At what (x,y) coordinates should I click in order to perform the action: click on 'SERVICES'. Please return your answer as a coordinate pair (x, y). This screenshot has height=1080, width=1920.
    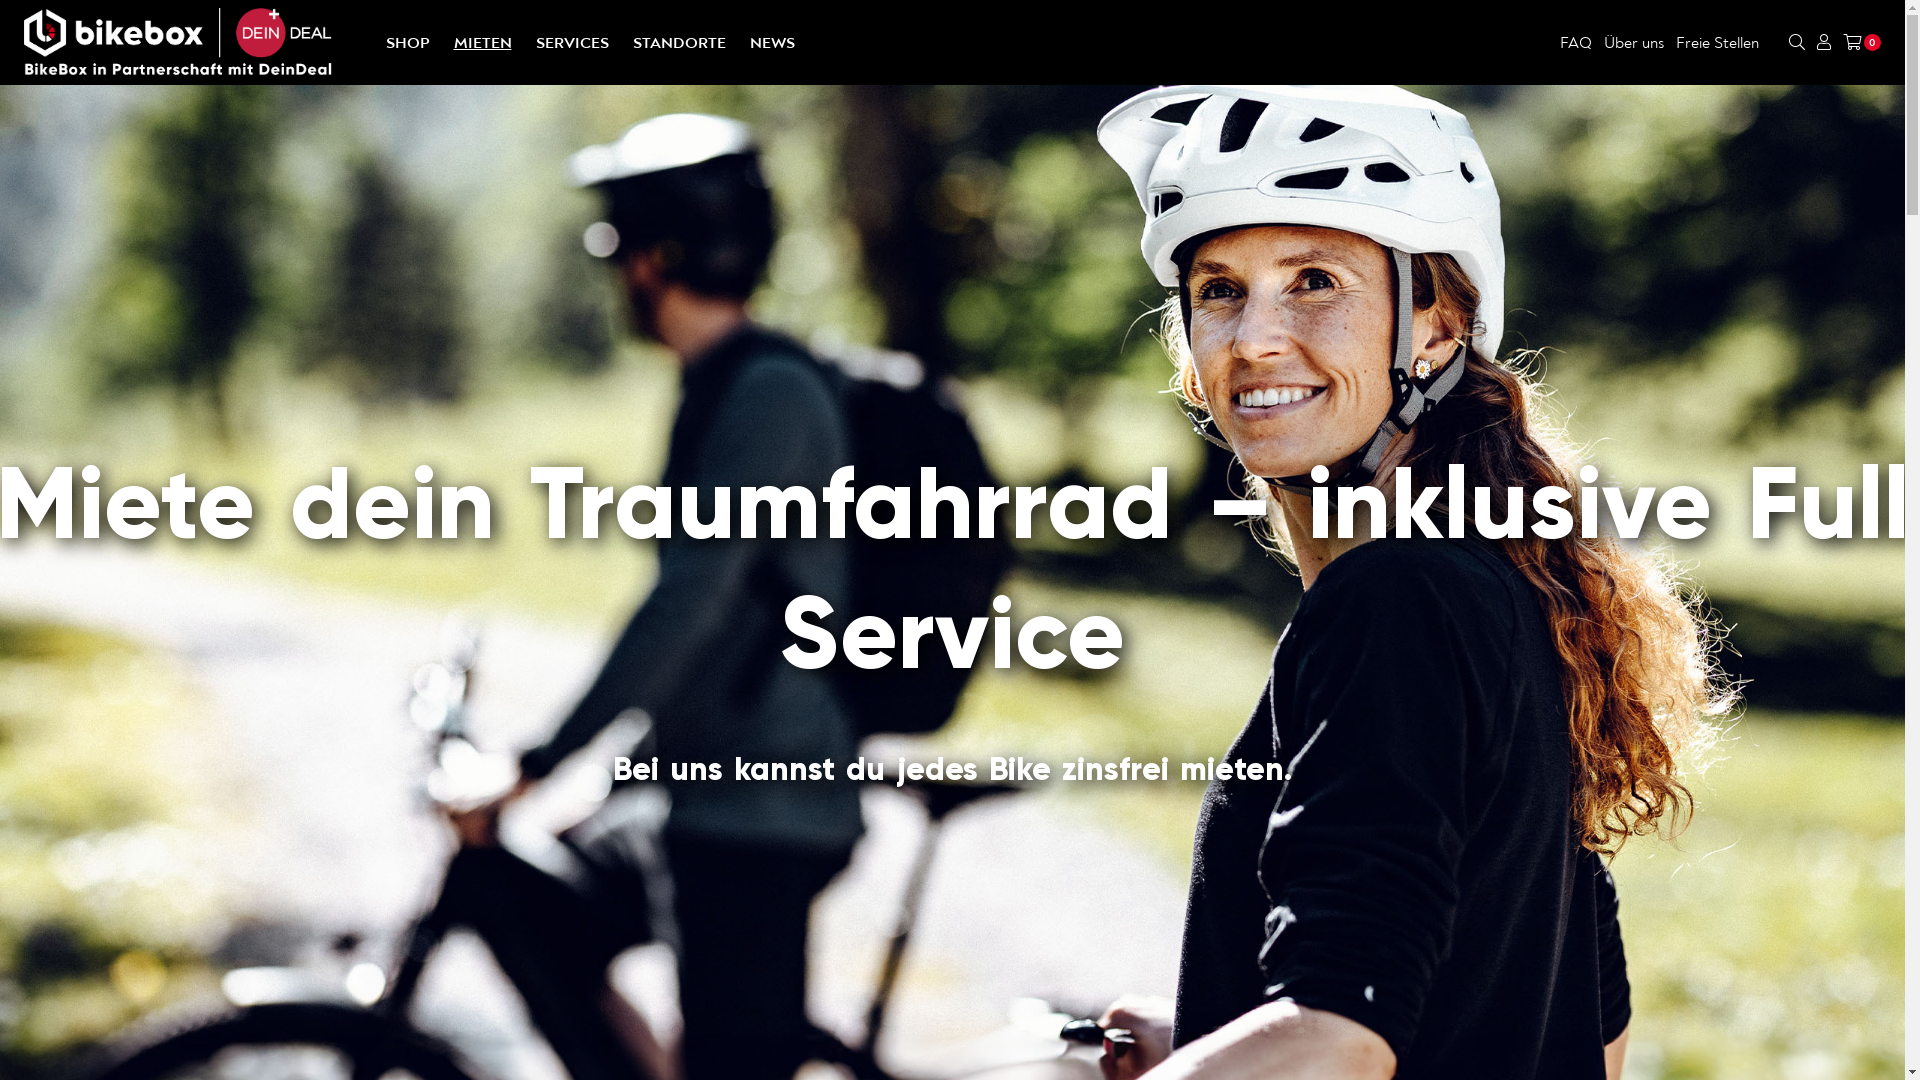
    Looking at the image, I should click on (571, 42).